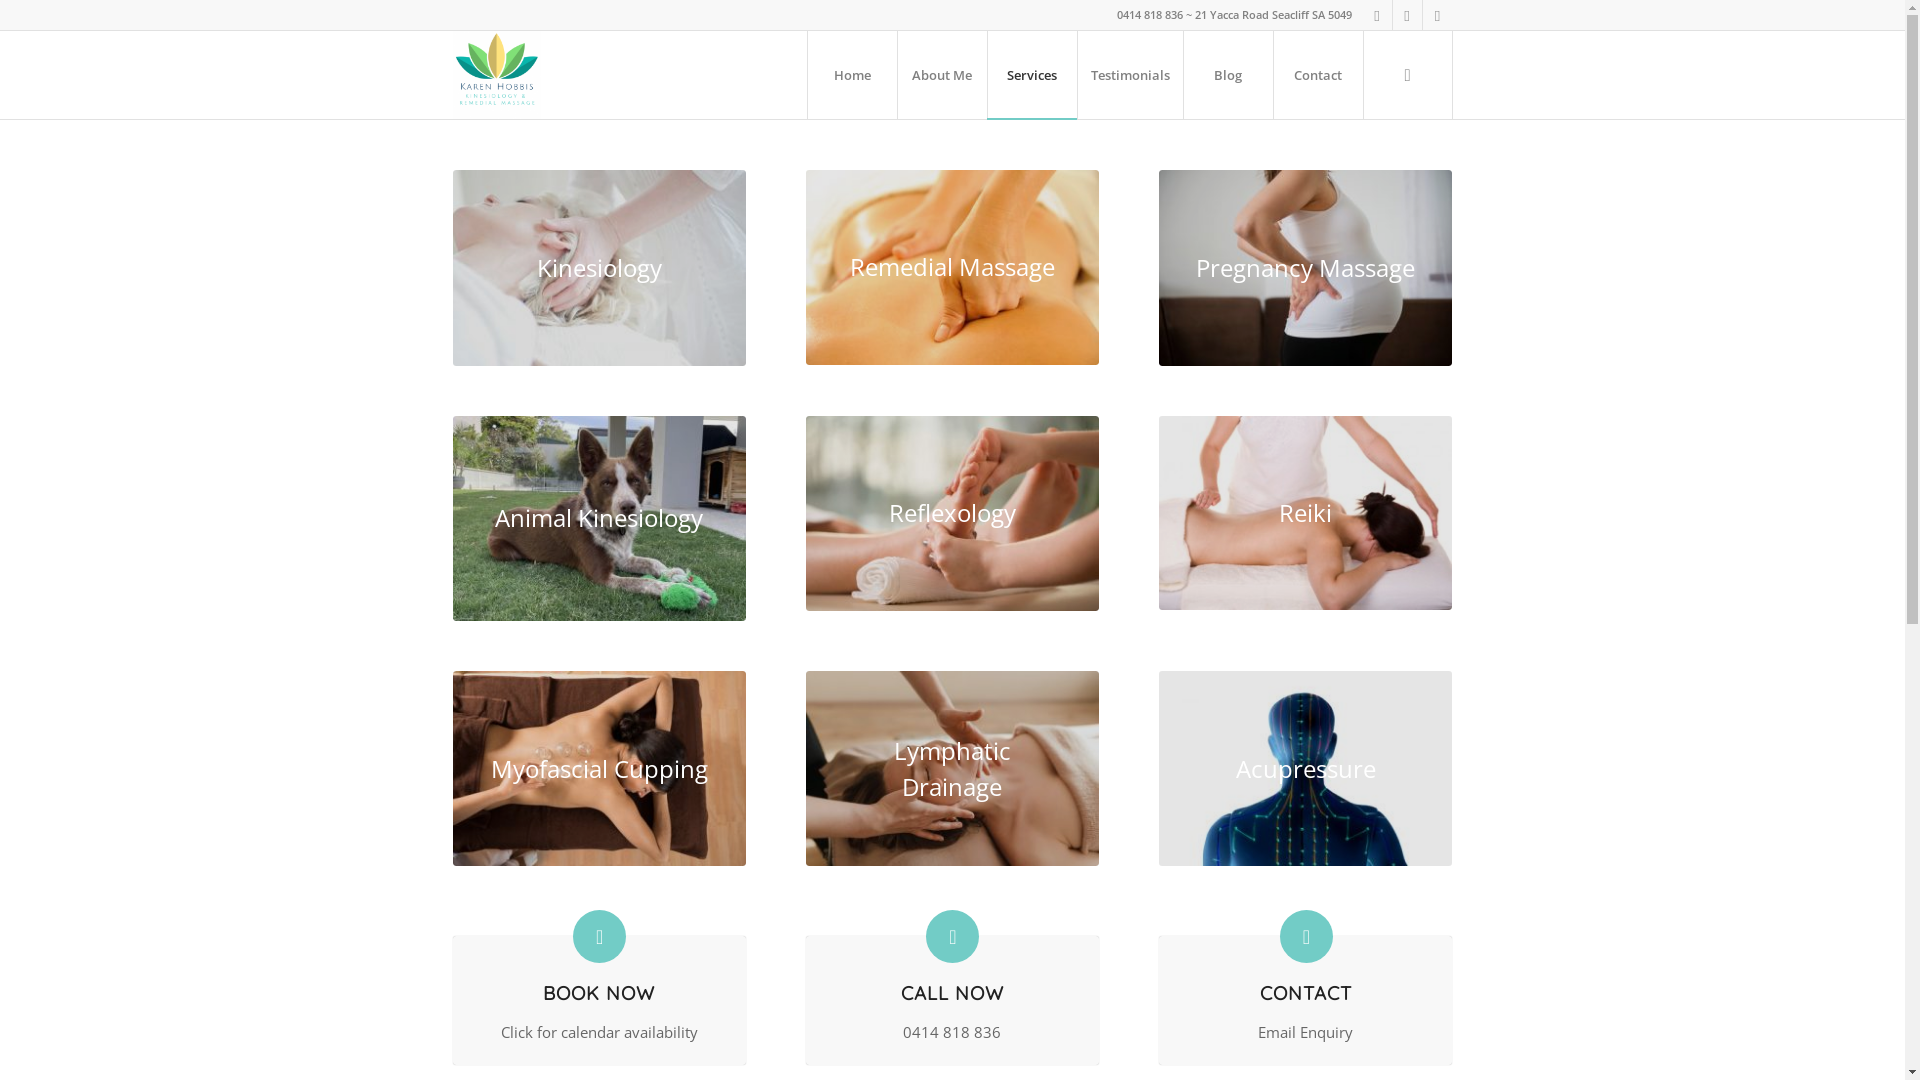 The height and width of the screenshot is (1080, 1920). What do you see at coordinates (1305, 266) in the screenshot?
I see `'Pregnancy Massage'` at bounding box center [1305, 266].